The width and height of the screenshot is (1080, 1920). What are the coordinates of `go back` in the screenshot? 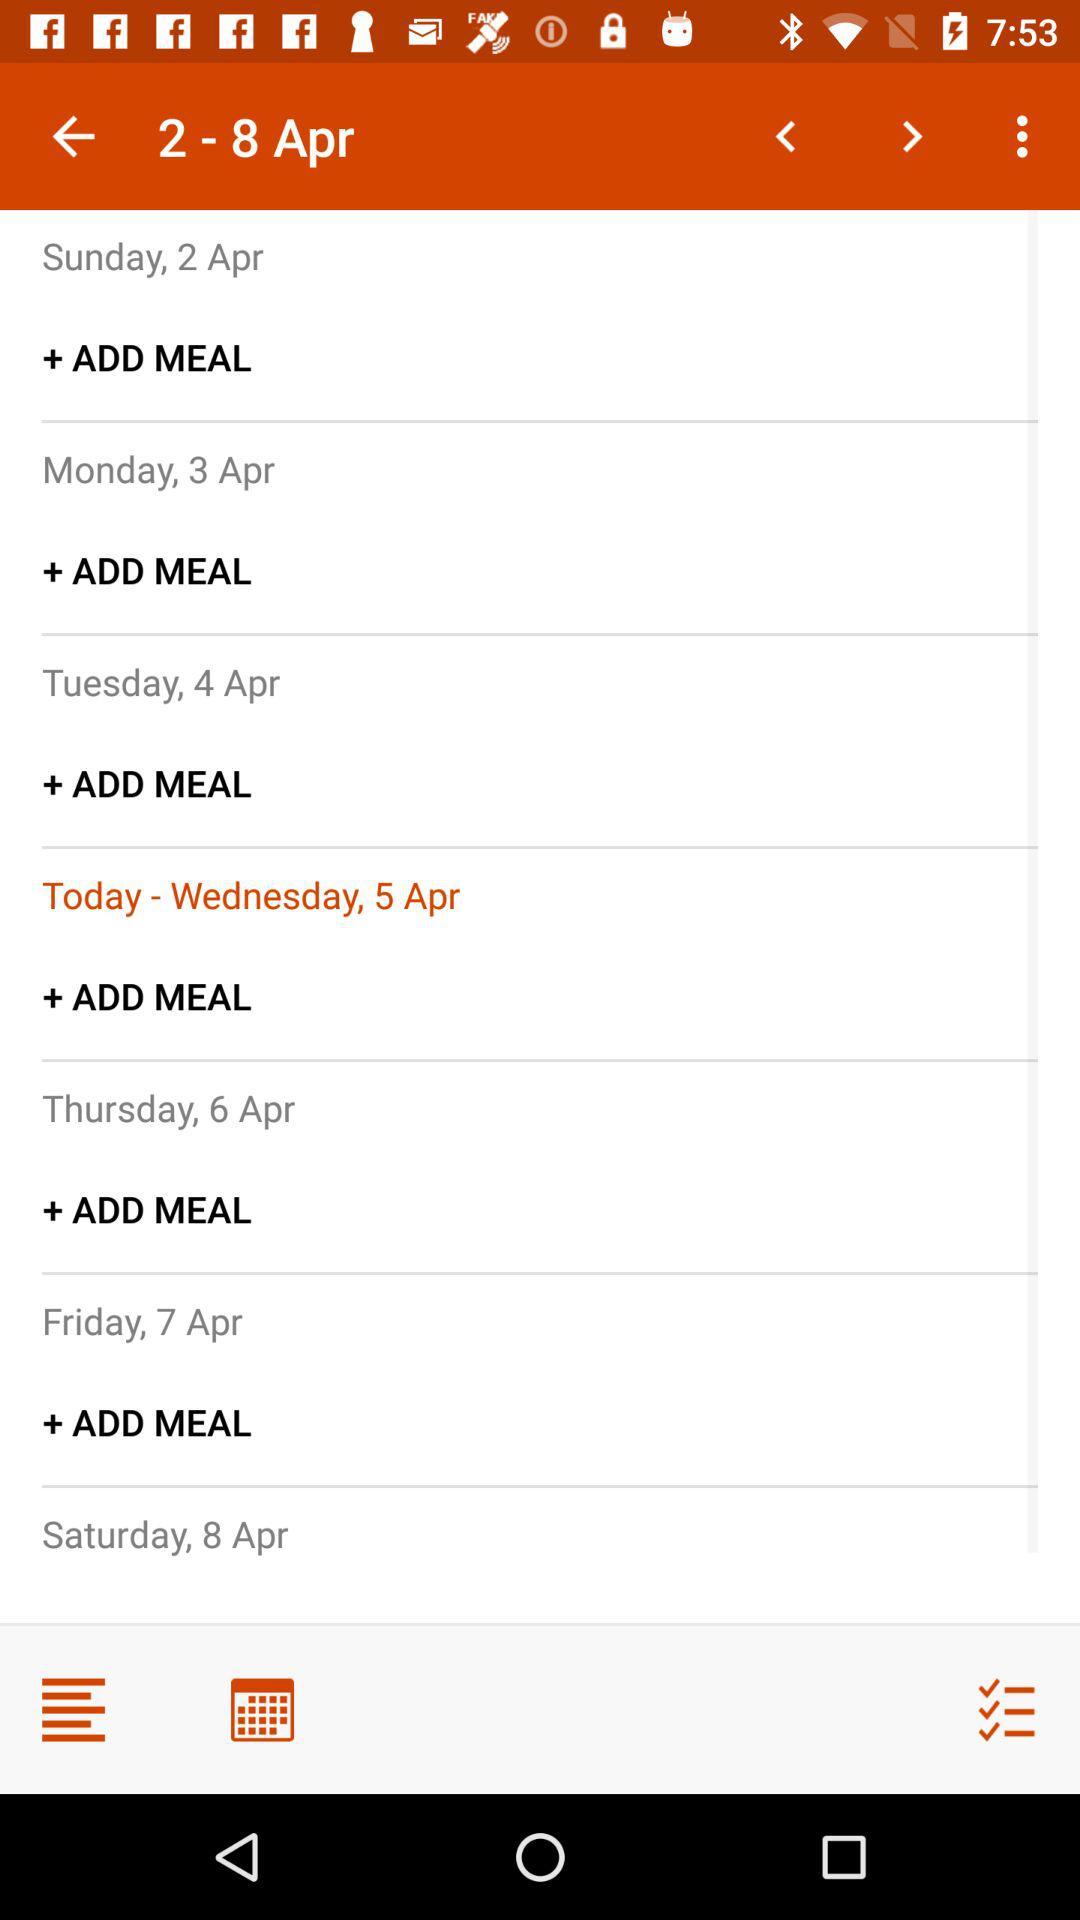 It's located at (785, 135).